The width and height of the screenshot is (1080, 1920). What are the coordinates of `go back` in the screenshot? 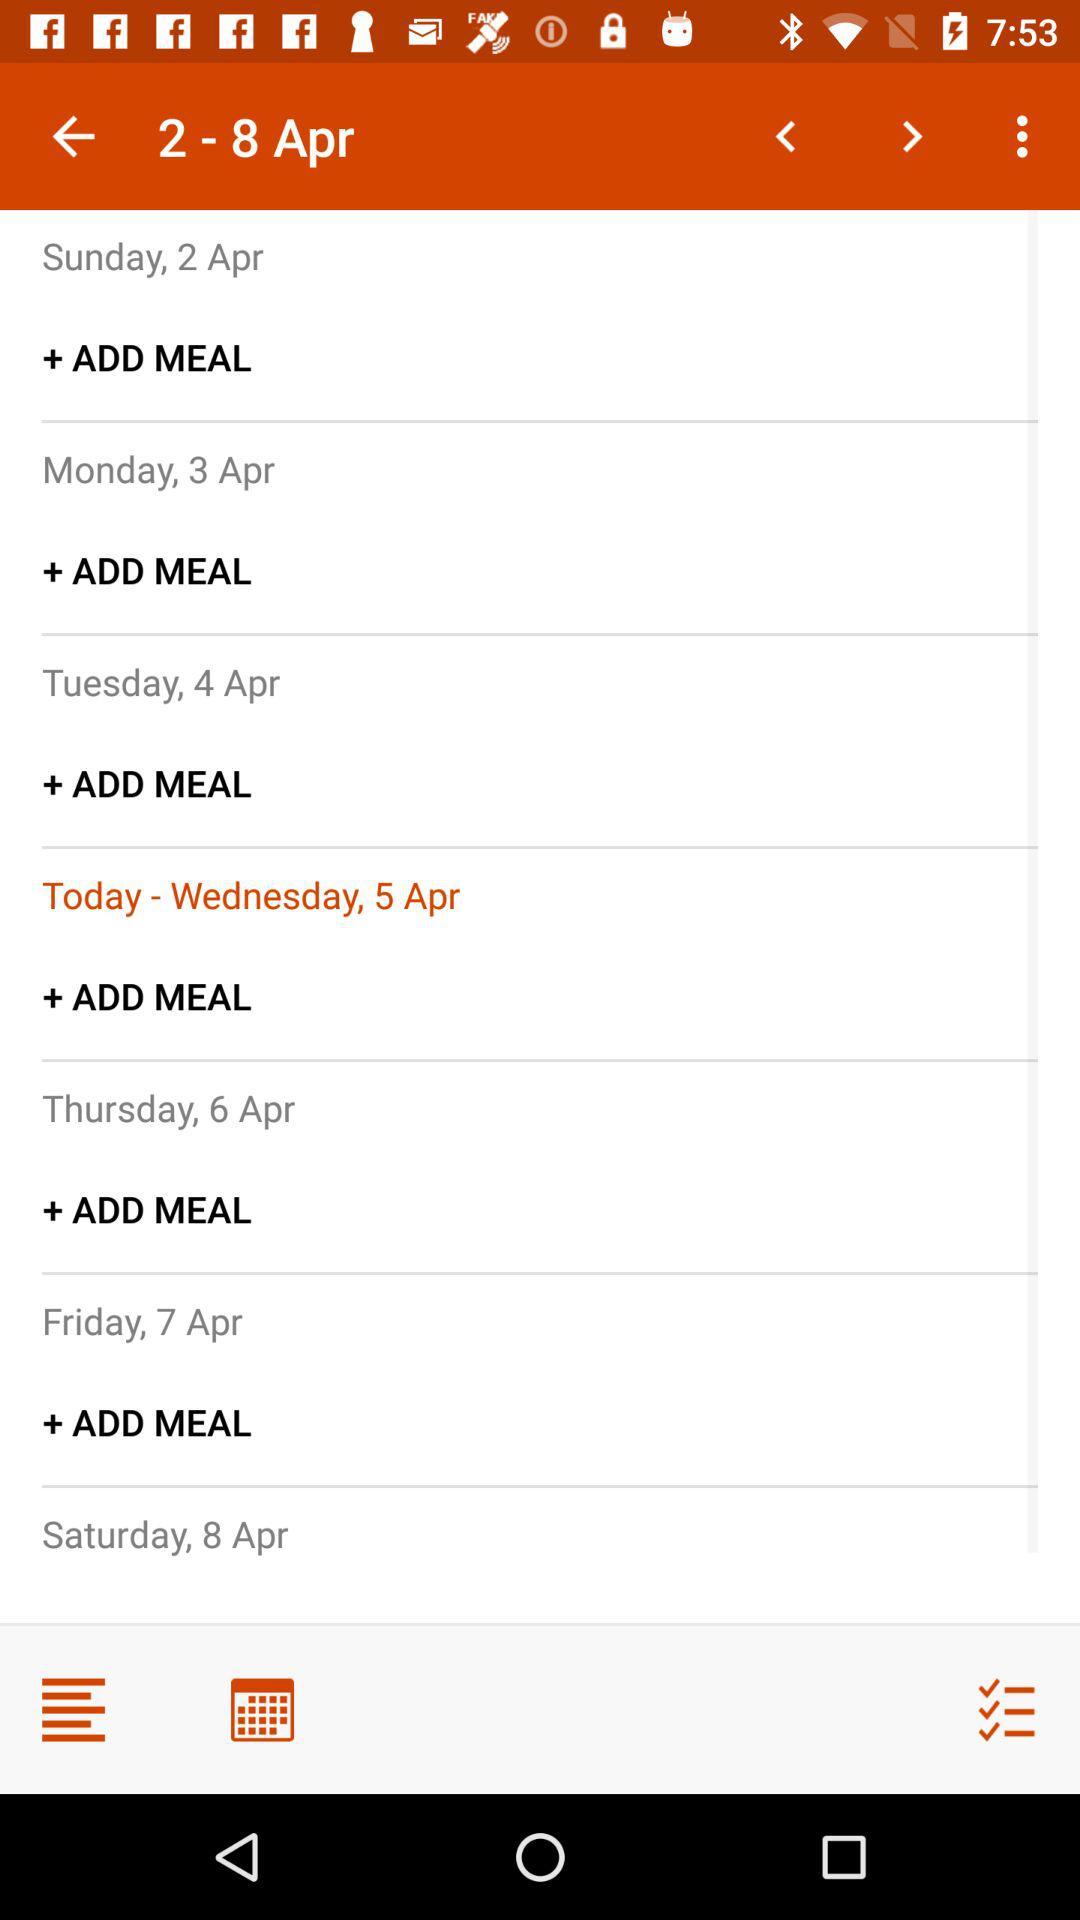 It's located at (785, 135).